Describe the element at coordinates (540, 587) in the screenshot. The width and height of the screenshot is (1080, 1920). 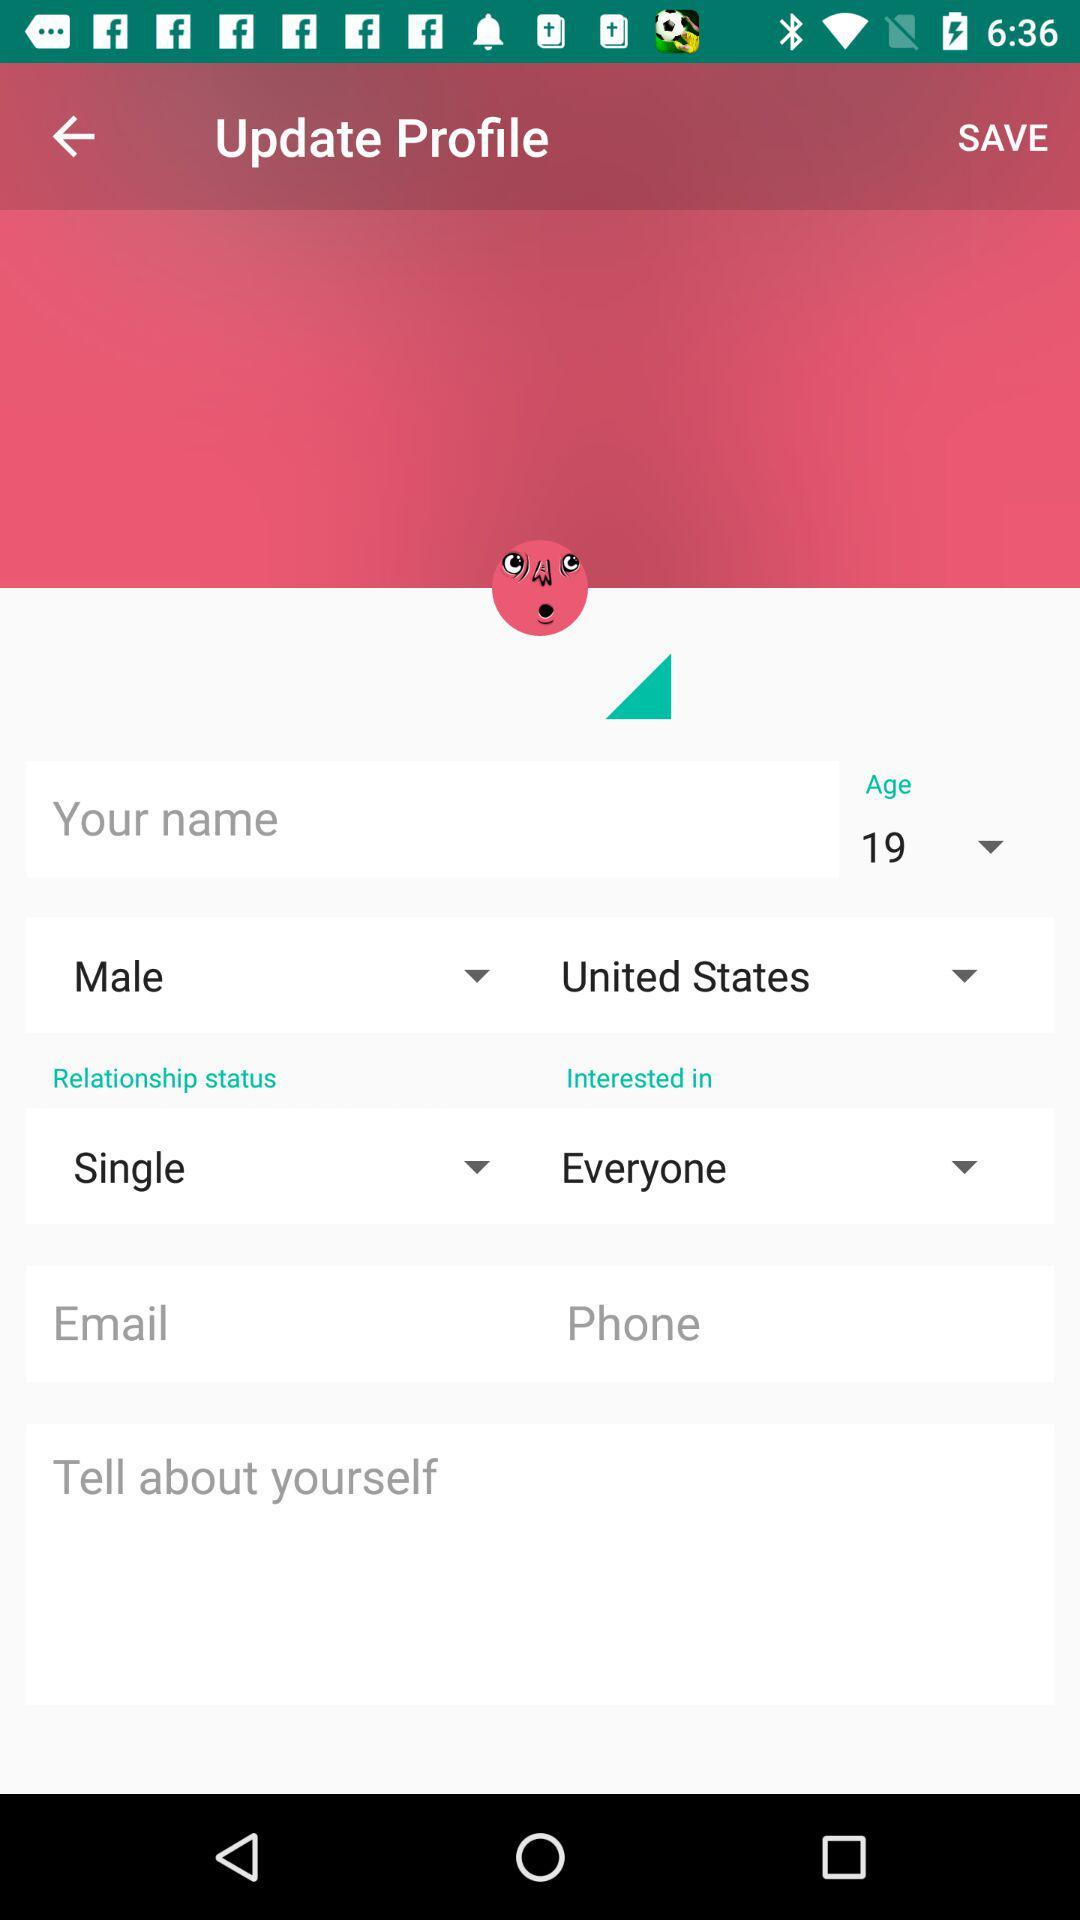
I see `check profile photo` at that location.